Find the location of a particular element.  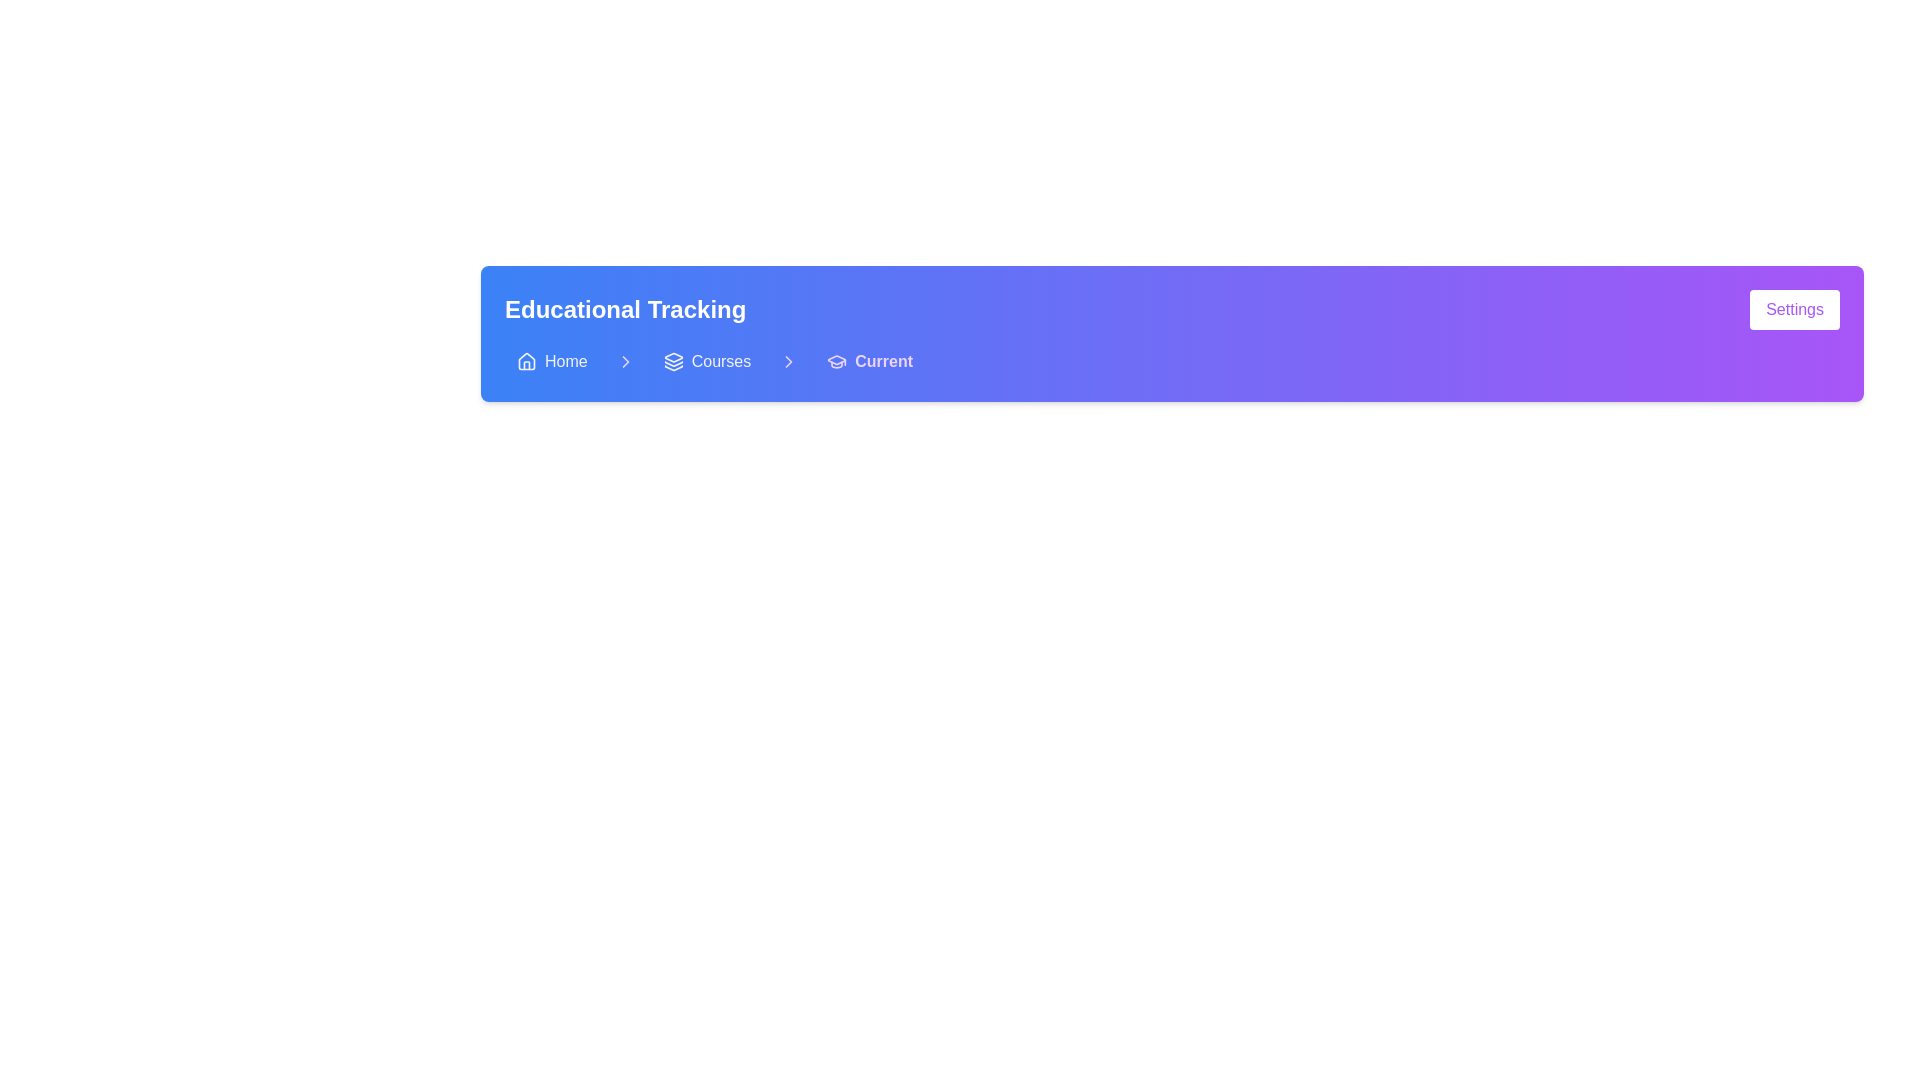

the 'Home' icon in the breadcrumb navigation for accessibility is located at coordinates (527, 361).